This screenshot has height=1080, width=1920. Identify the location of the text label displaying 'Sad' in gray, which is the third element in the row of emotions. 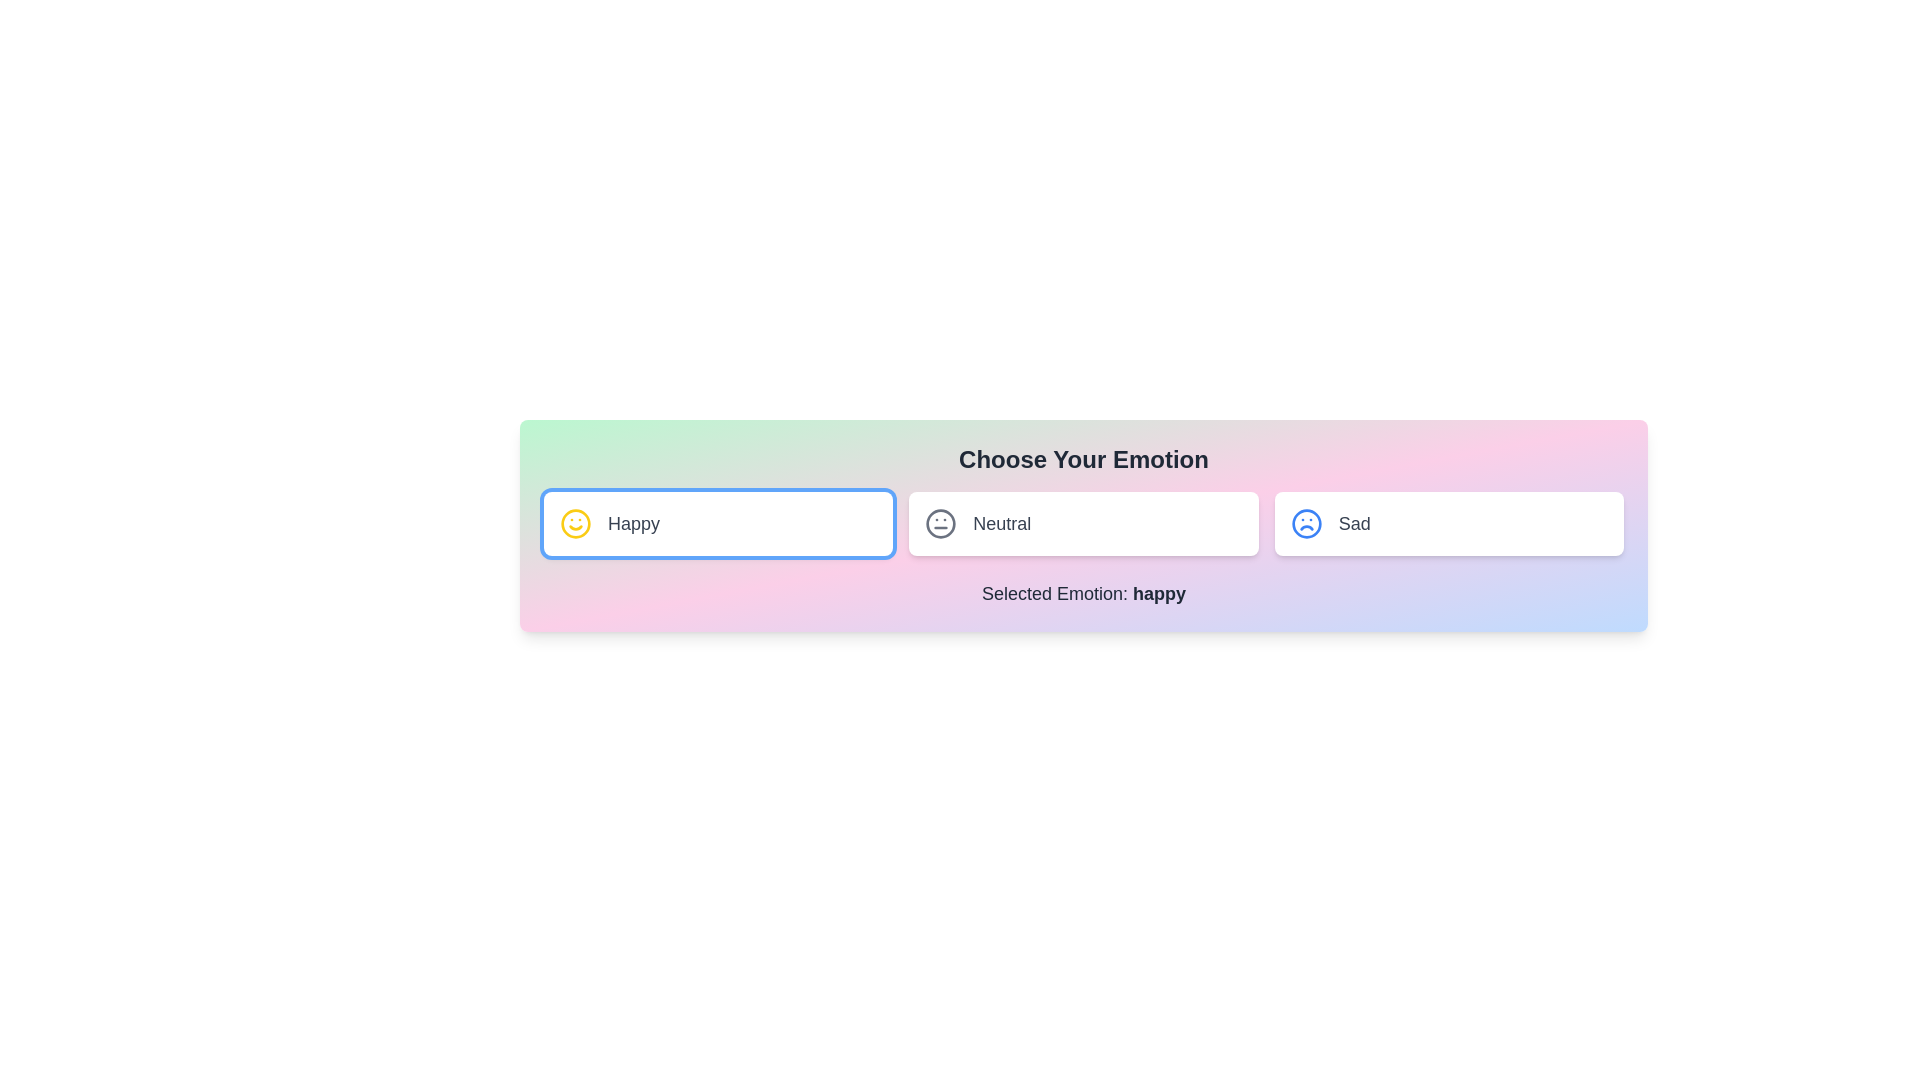
(1354, 523).